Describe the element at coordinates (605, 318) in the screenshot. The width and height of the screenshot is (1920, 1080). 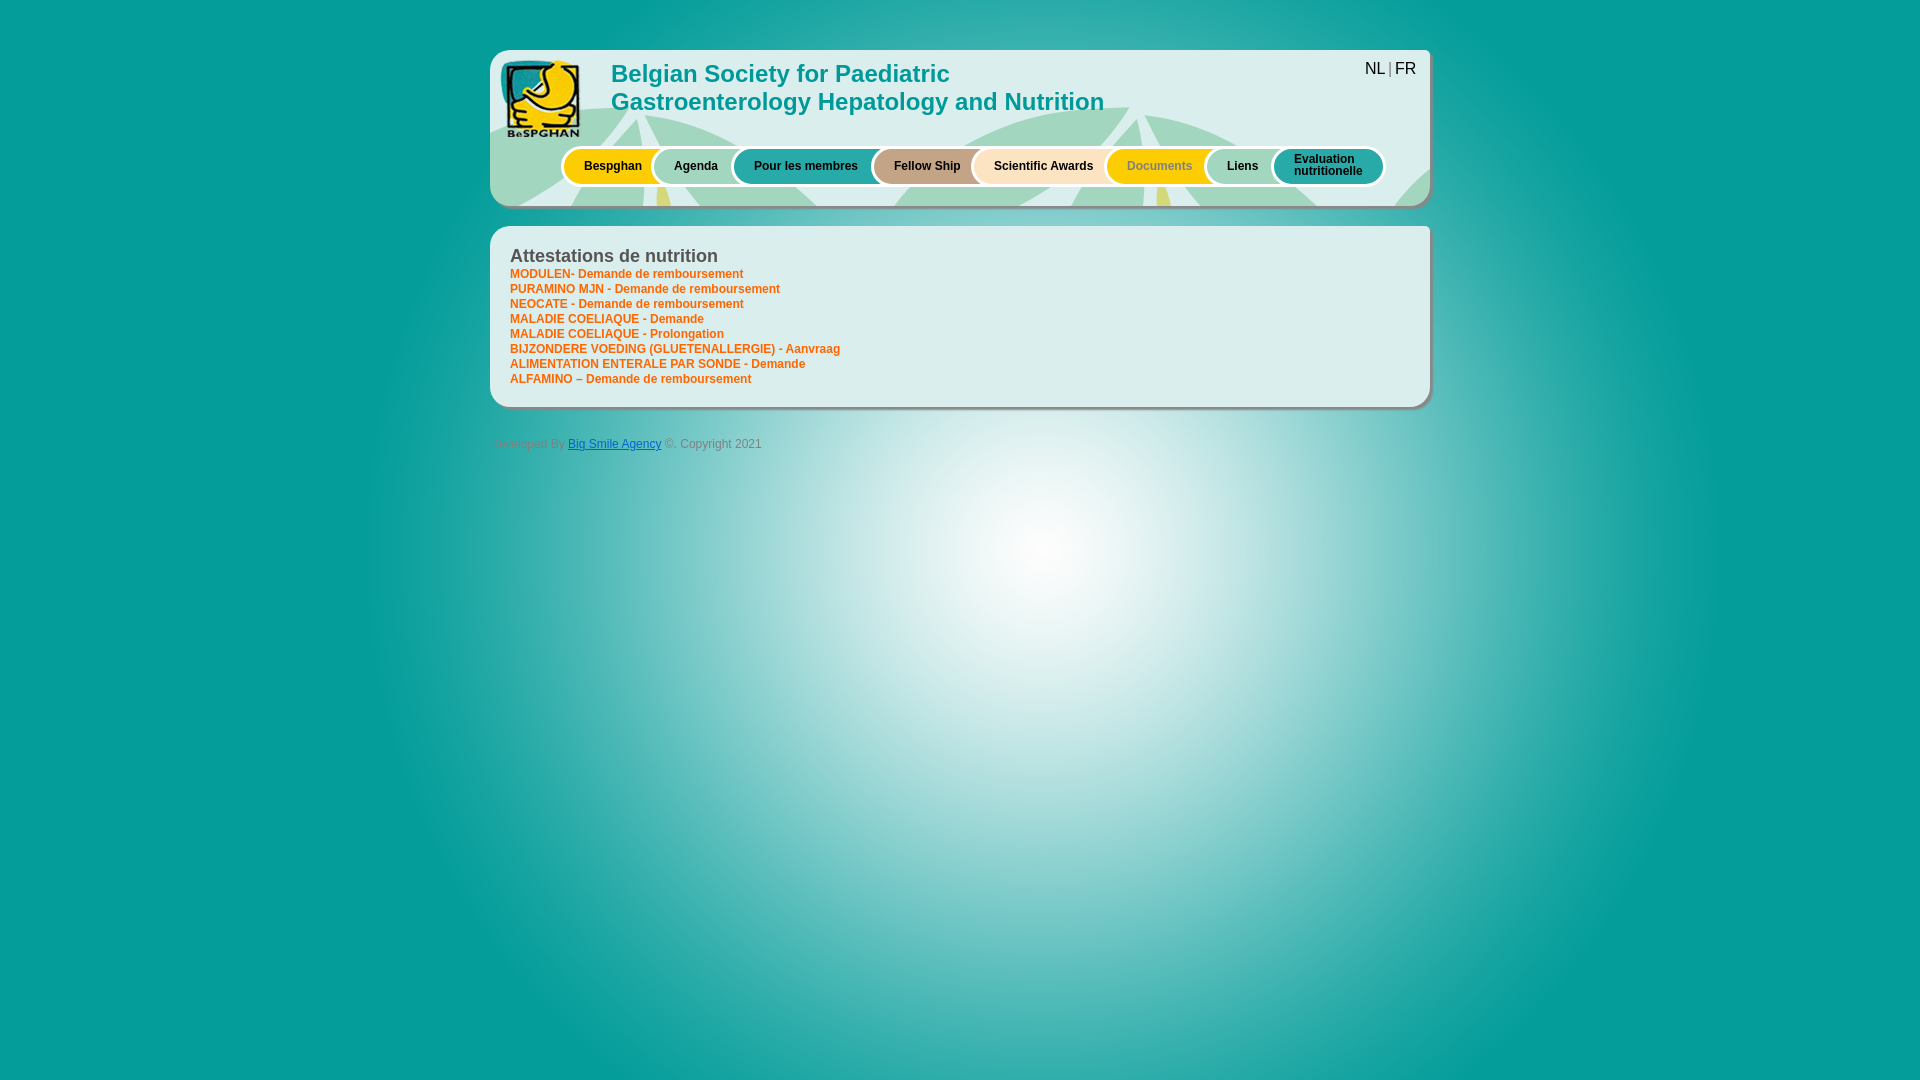
I see `'MALADIE COELIAQUE - Demande'` at that location.